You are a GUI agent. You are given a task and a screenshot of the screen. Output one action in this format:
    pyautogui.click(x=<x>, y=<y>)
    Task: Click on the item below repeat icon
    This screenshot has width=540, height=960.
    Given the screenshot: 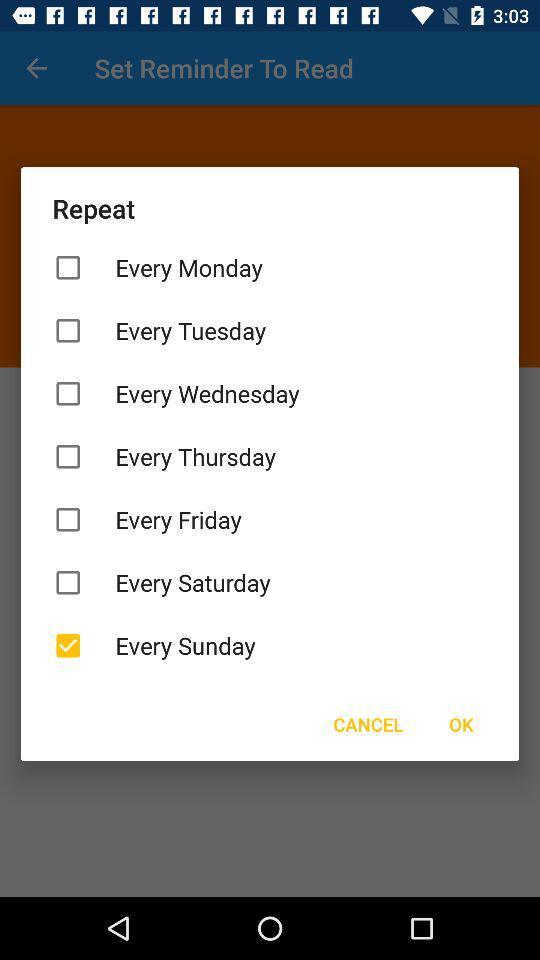 What is the action you would take?
    pyautogui.click(x=270, y=266)
    